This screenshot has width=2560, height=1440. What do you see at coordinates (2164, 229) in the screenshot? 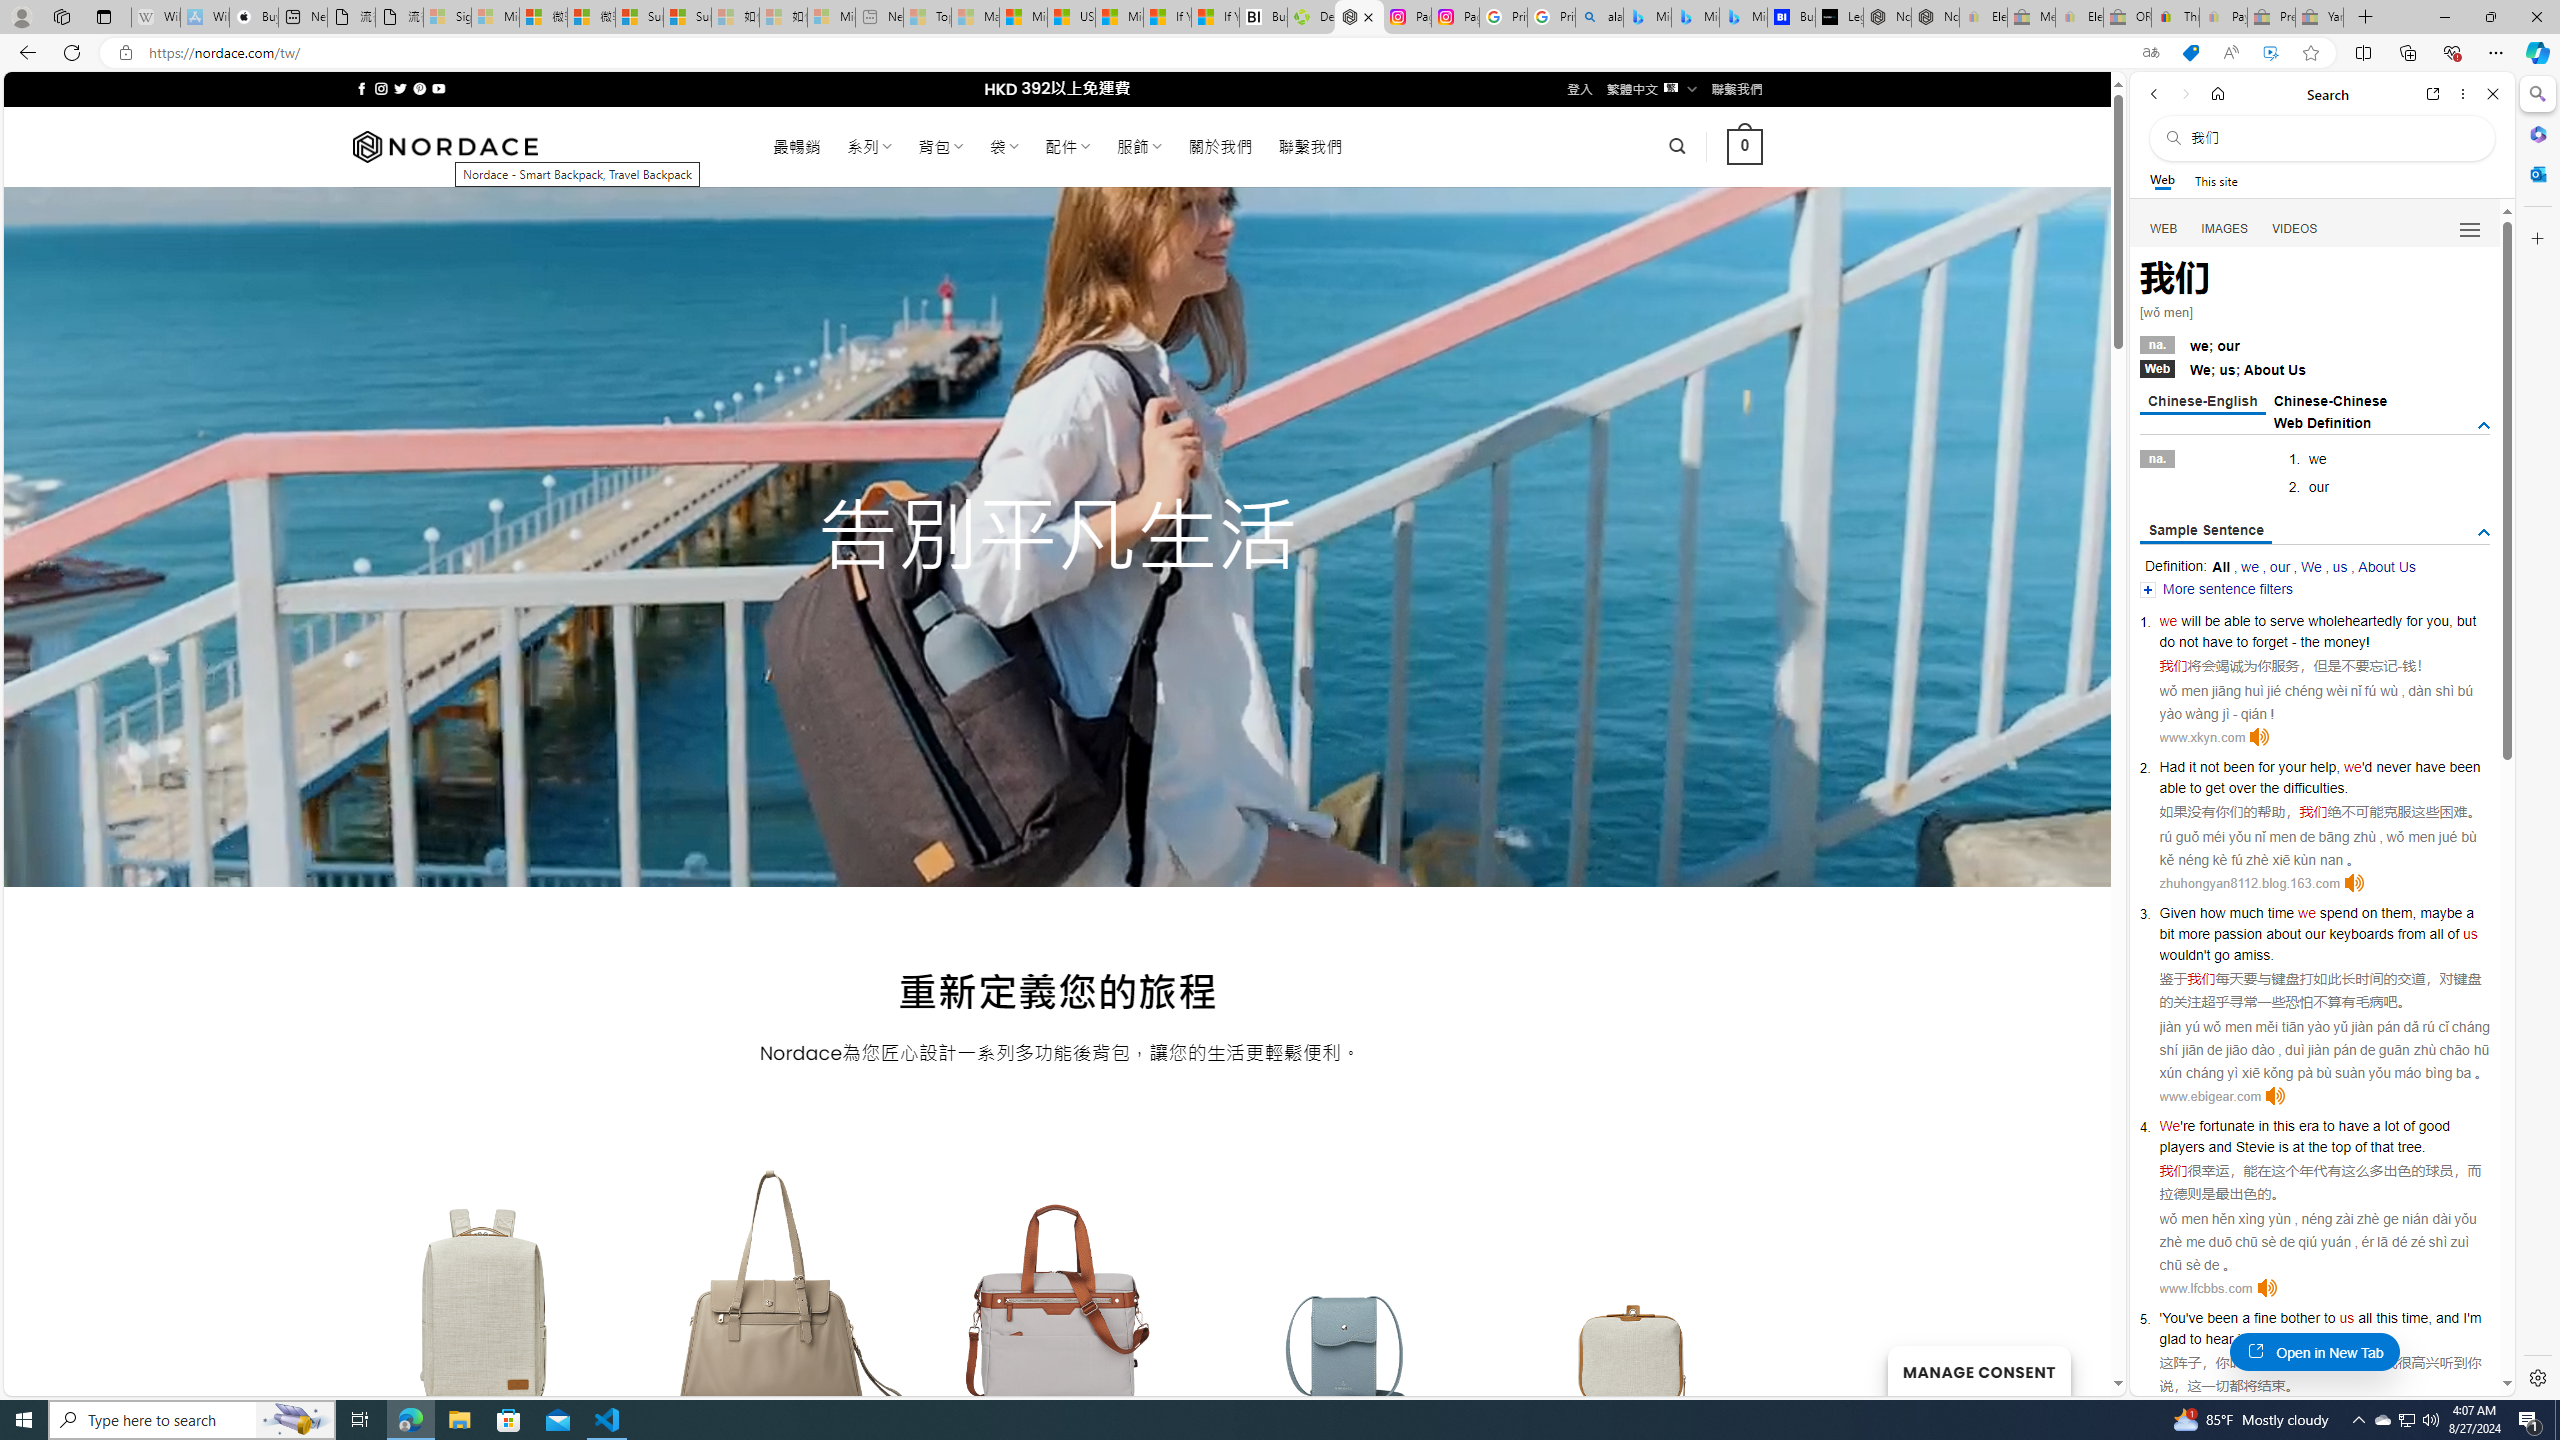
I see `'WEB'` at bounding box center [2164, 229].